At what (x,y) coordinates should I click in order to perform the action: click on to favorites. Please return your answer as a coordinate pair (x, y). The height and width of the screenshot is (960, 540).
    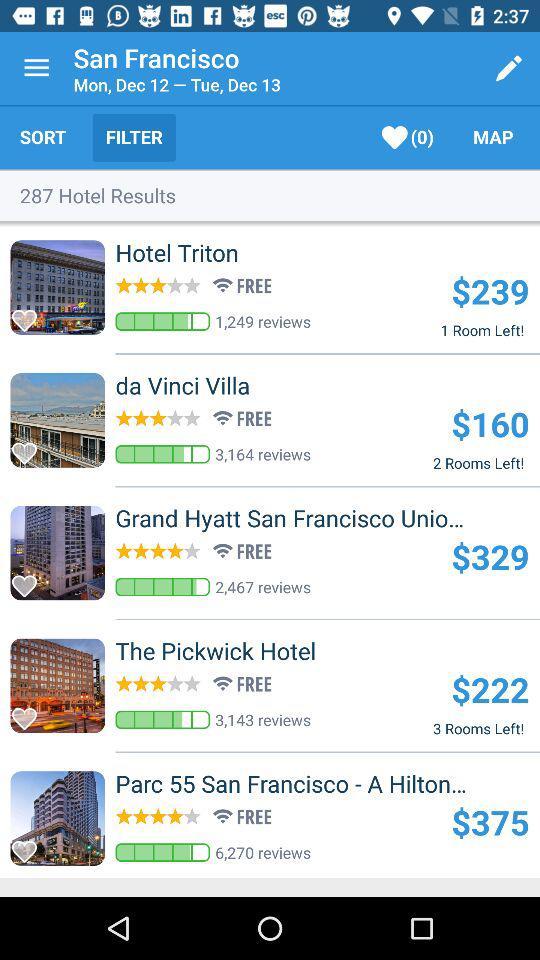
    Looking at the image, I should click on (29, 580).